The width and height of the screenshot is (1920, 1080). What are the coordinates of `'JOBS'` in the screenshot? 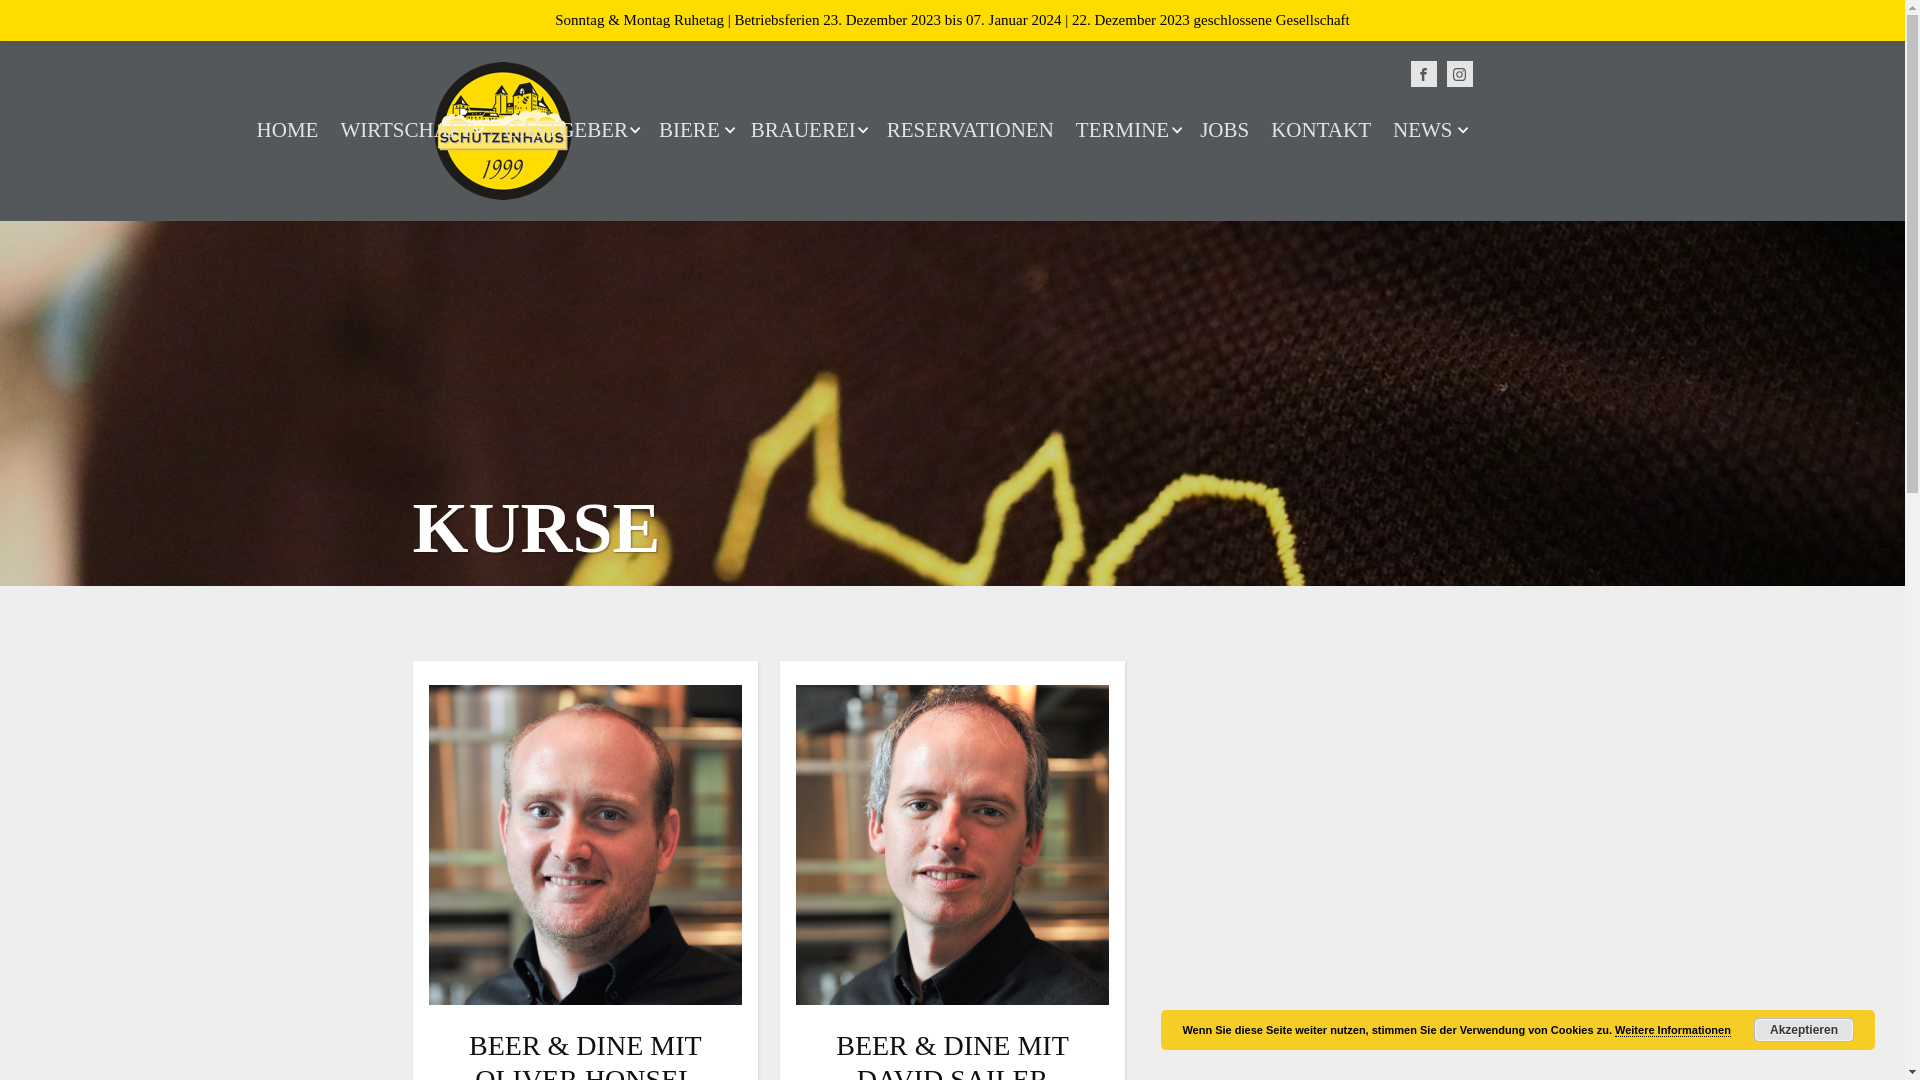 It's located at (1223, 131).